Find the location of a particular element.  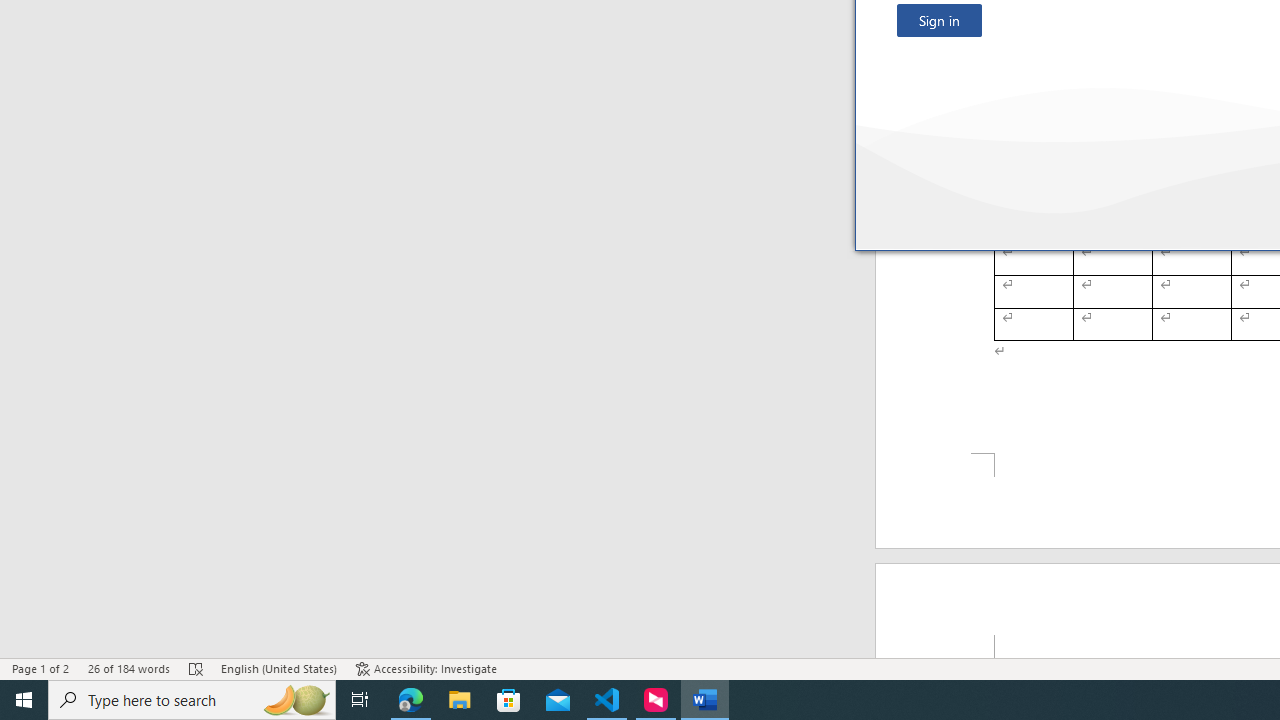

'Task View' is located at coordinates (359, 698).